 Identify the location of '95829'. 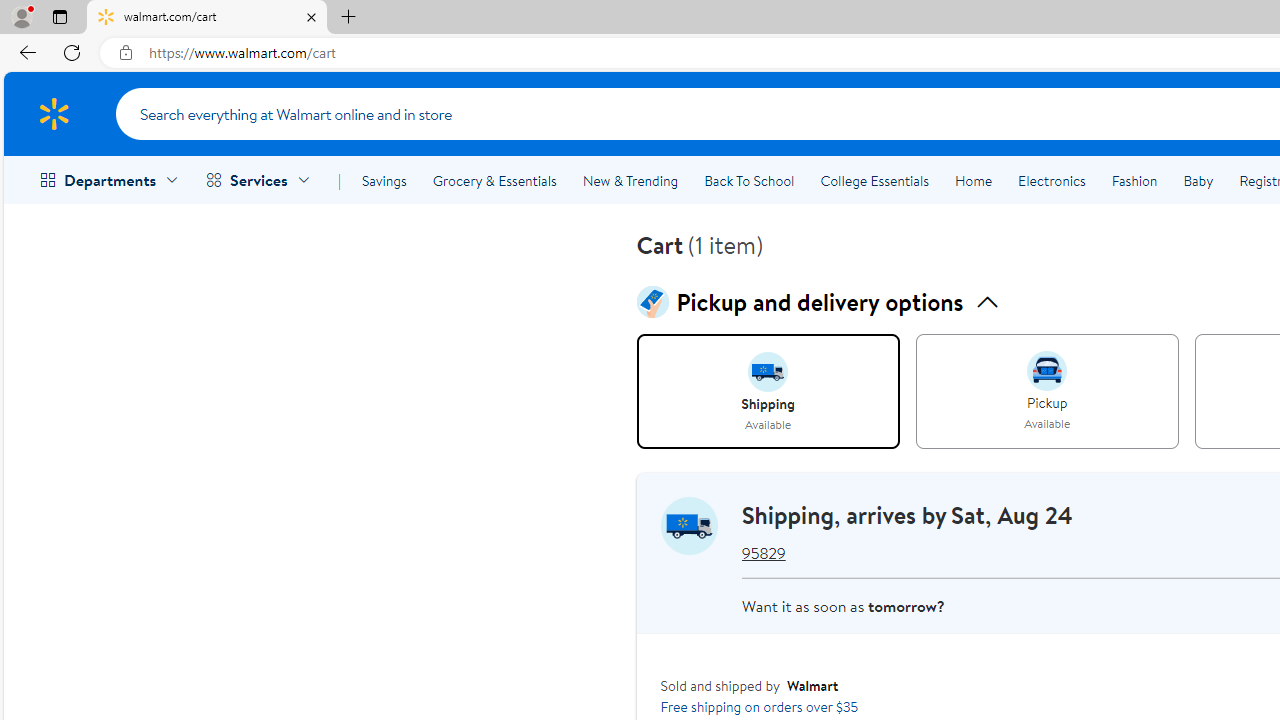
(762, 553).